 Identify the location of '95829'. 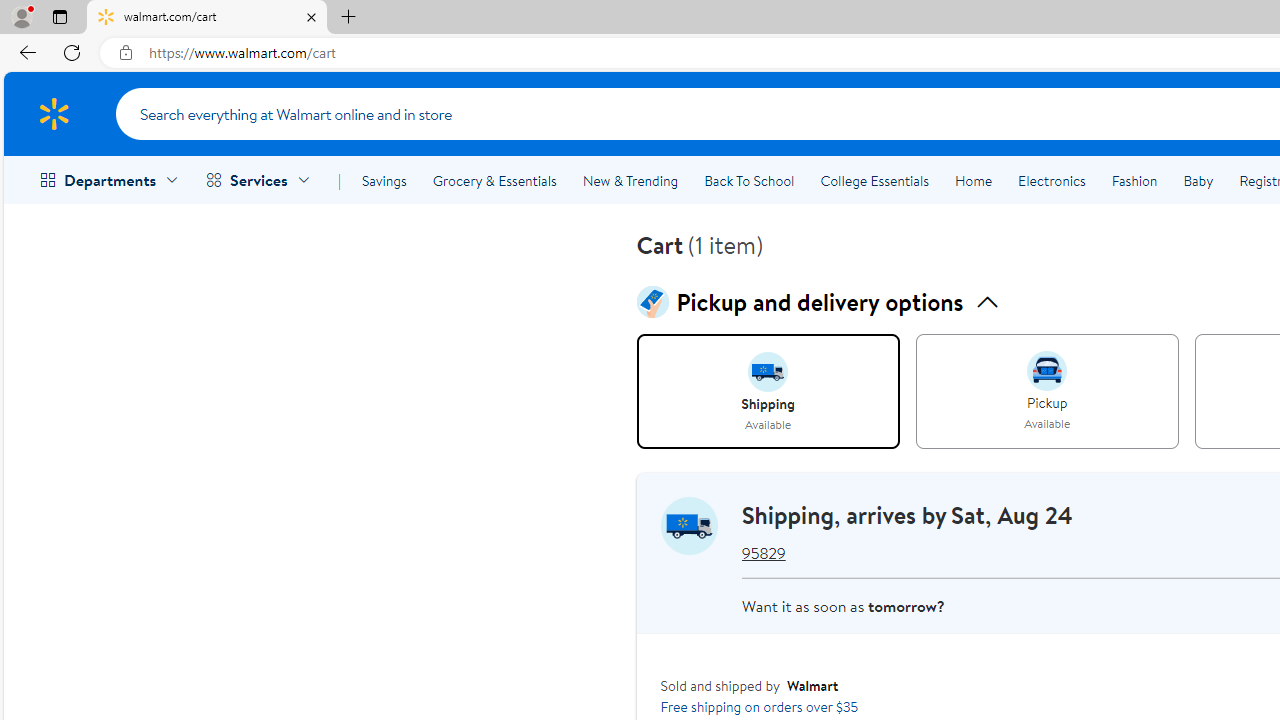
(762, 553).